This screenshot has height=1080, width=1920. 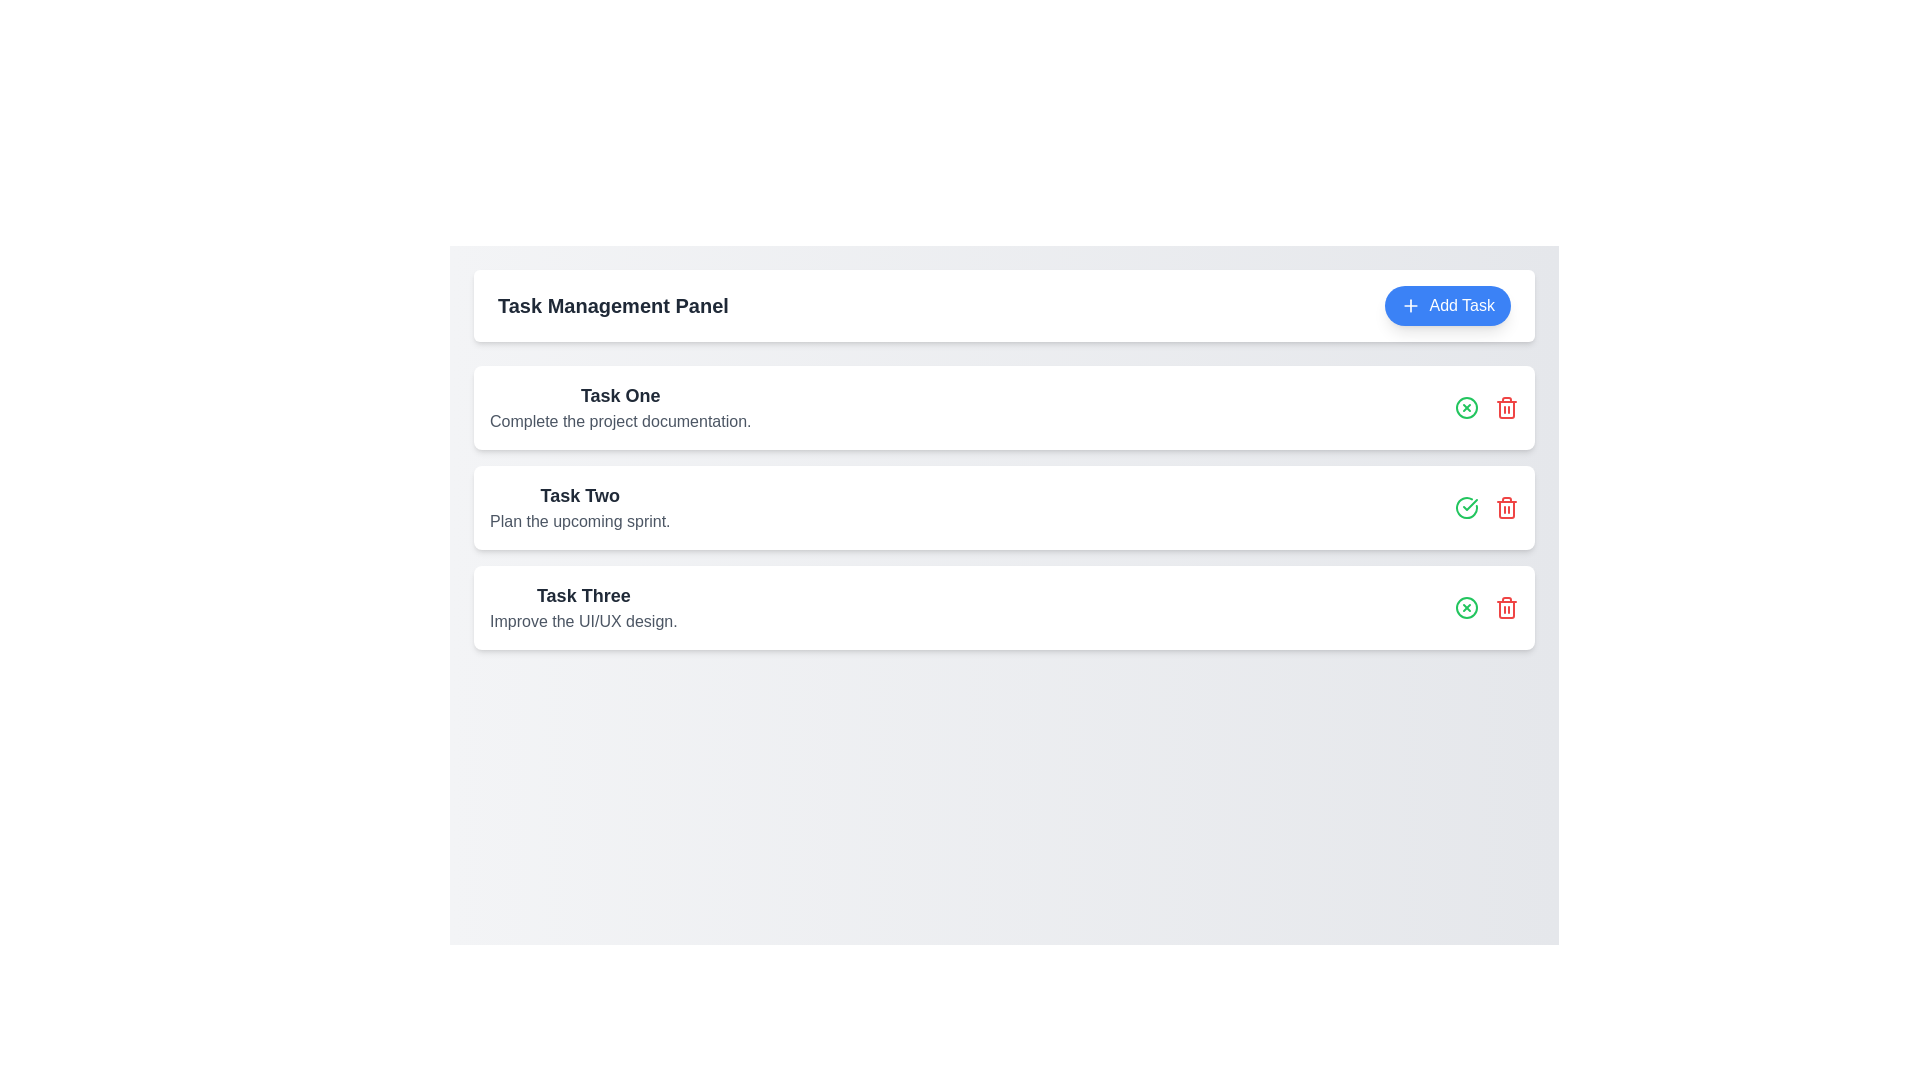 What do you see at coordinates (1004, 607) in the screenshot?
I see `the 'Task Three' card` at bounding box center [1004, 607].